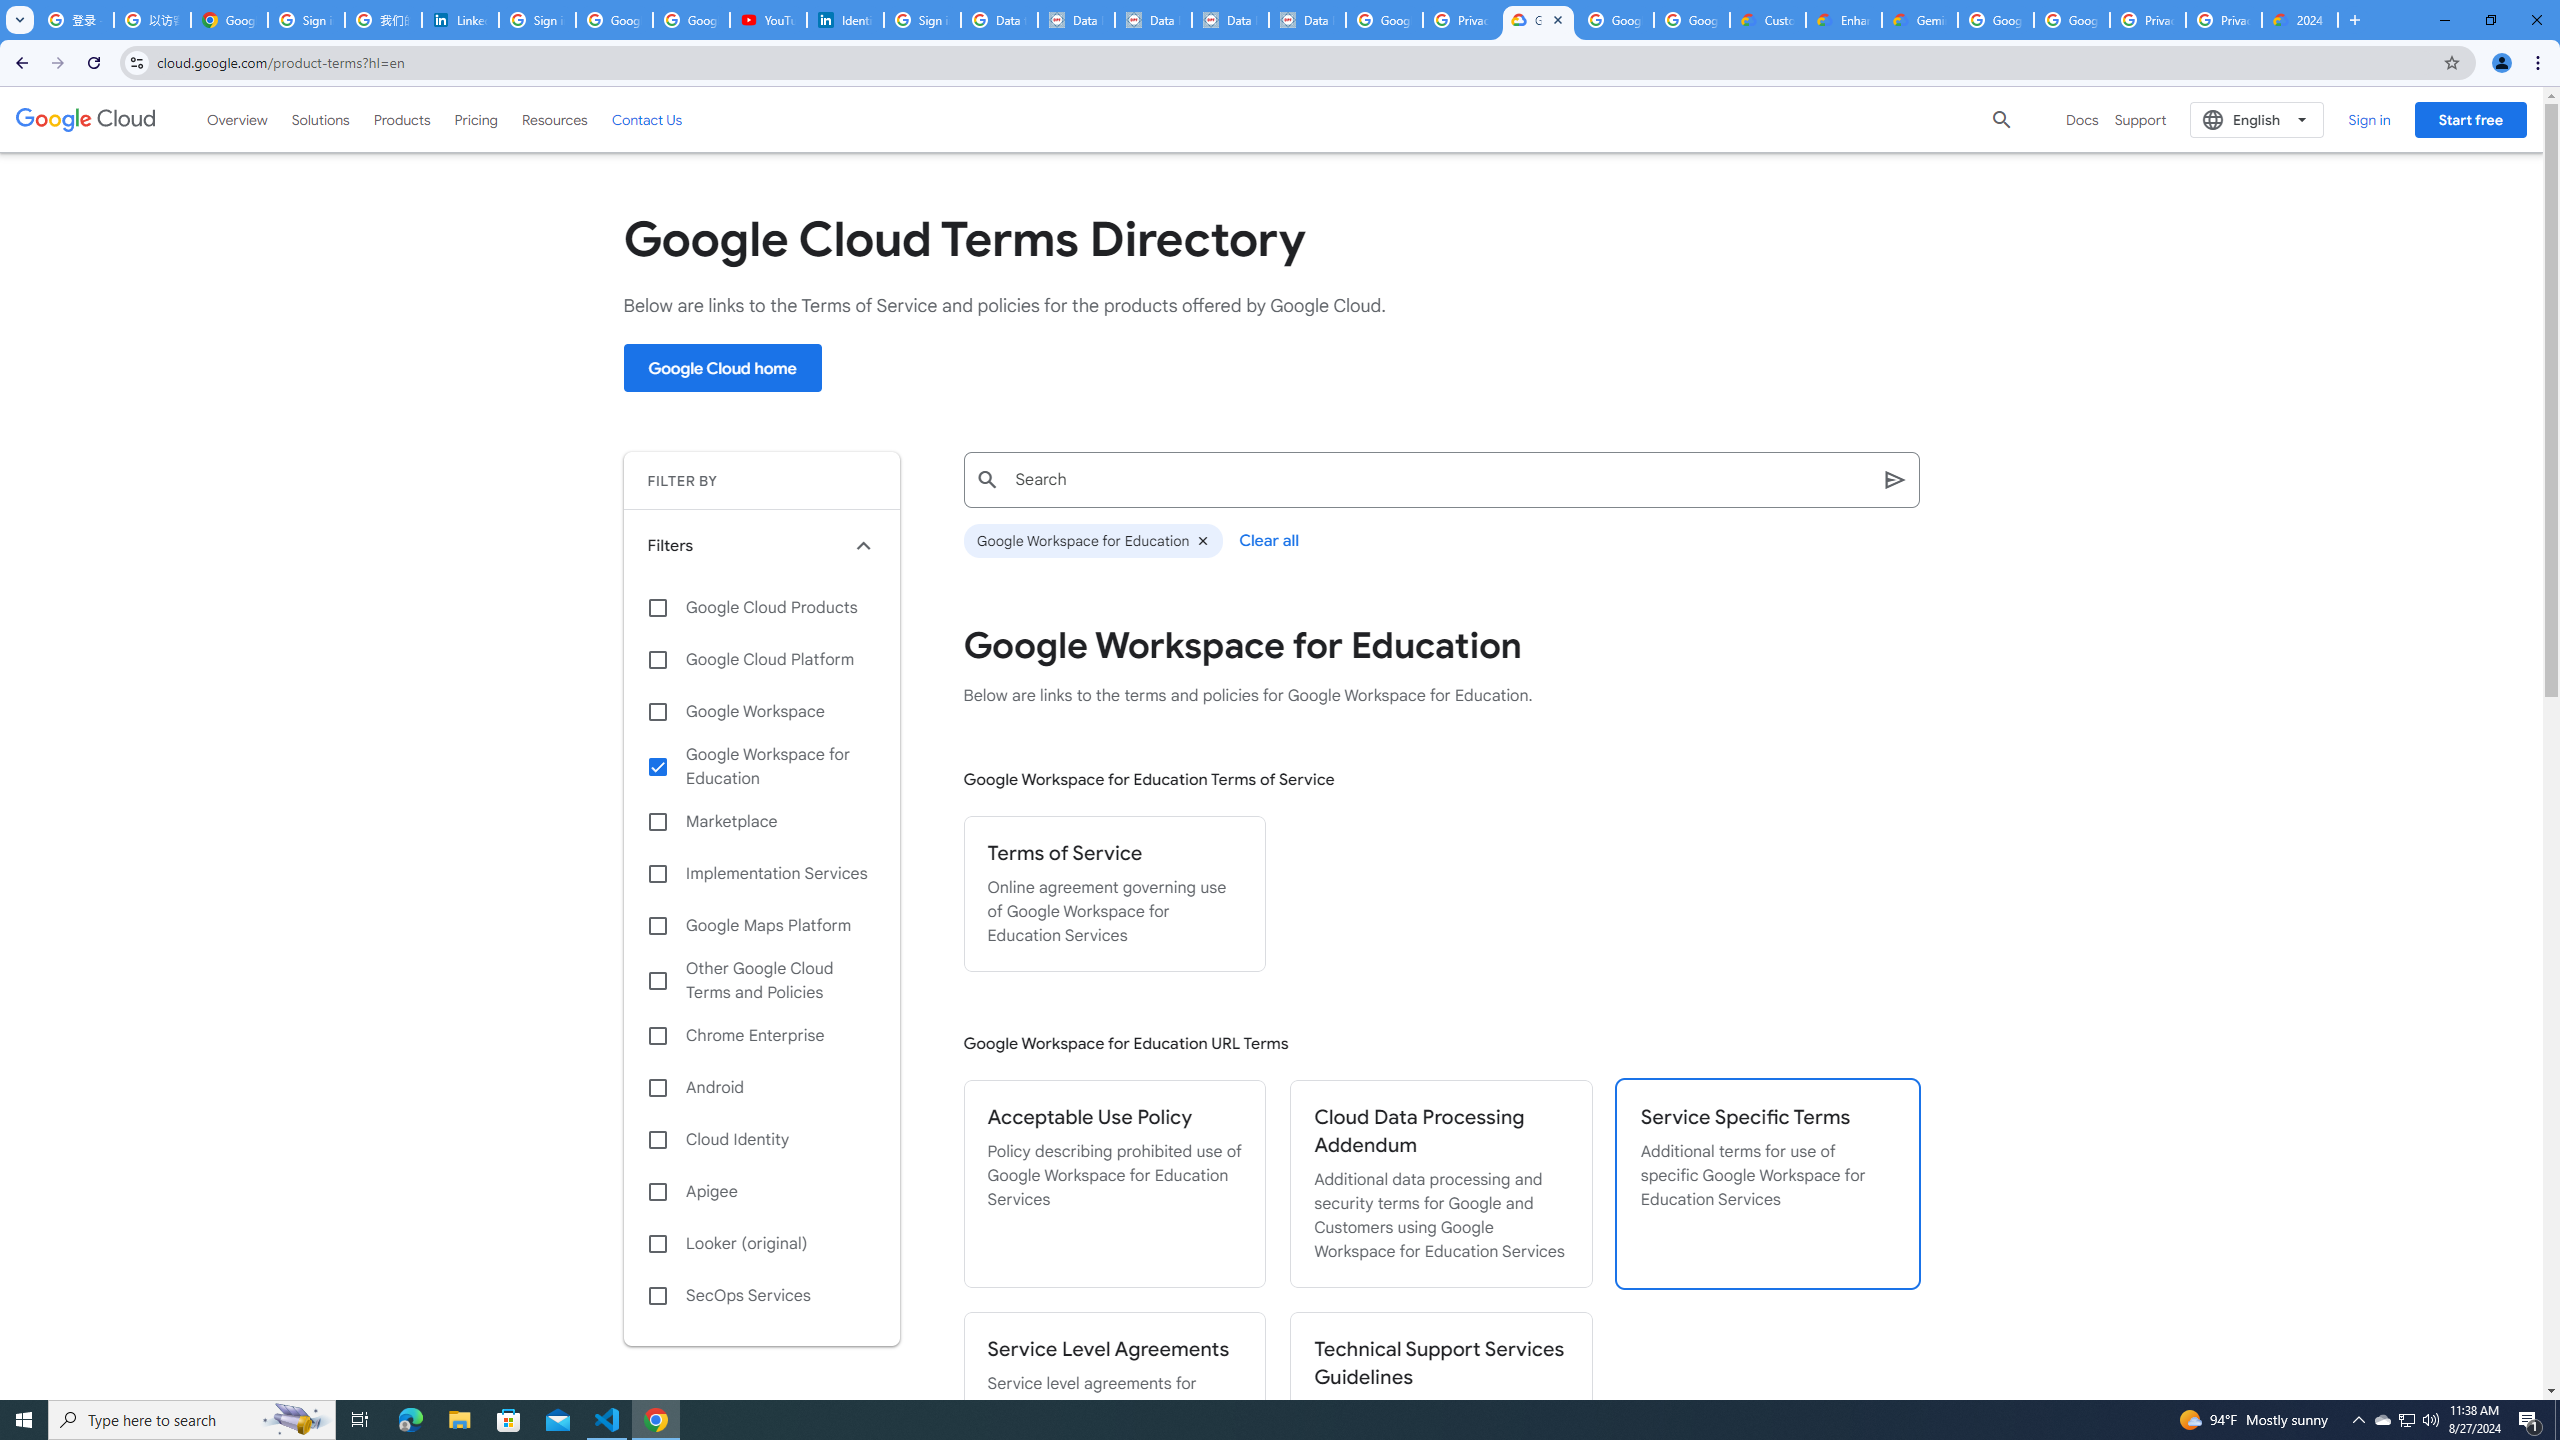  Describe the element at coordinates (721, 367) in the screenshot. I see `'Google Cloud home'` at that location.